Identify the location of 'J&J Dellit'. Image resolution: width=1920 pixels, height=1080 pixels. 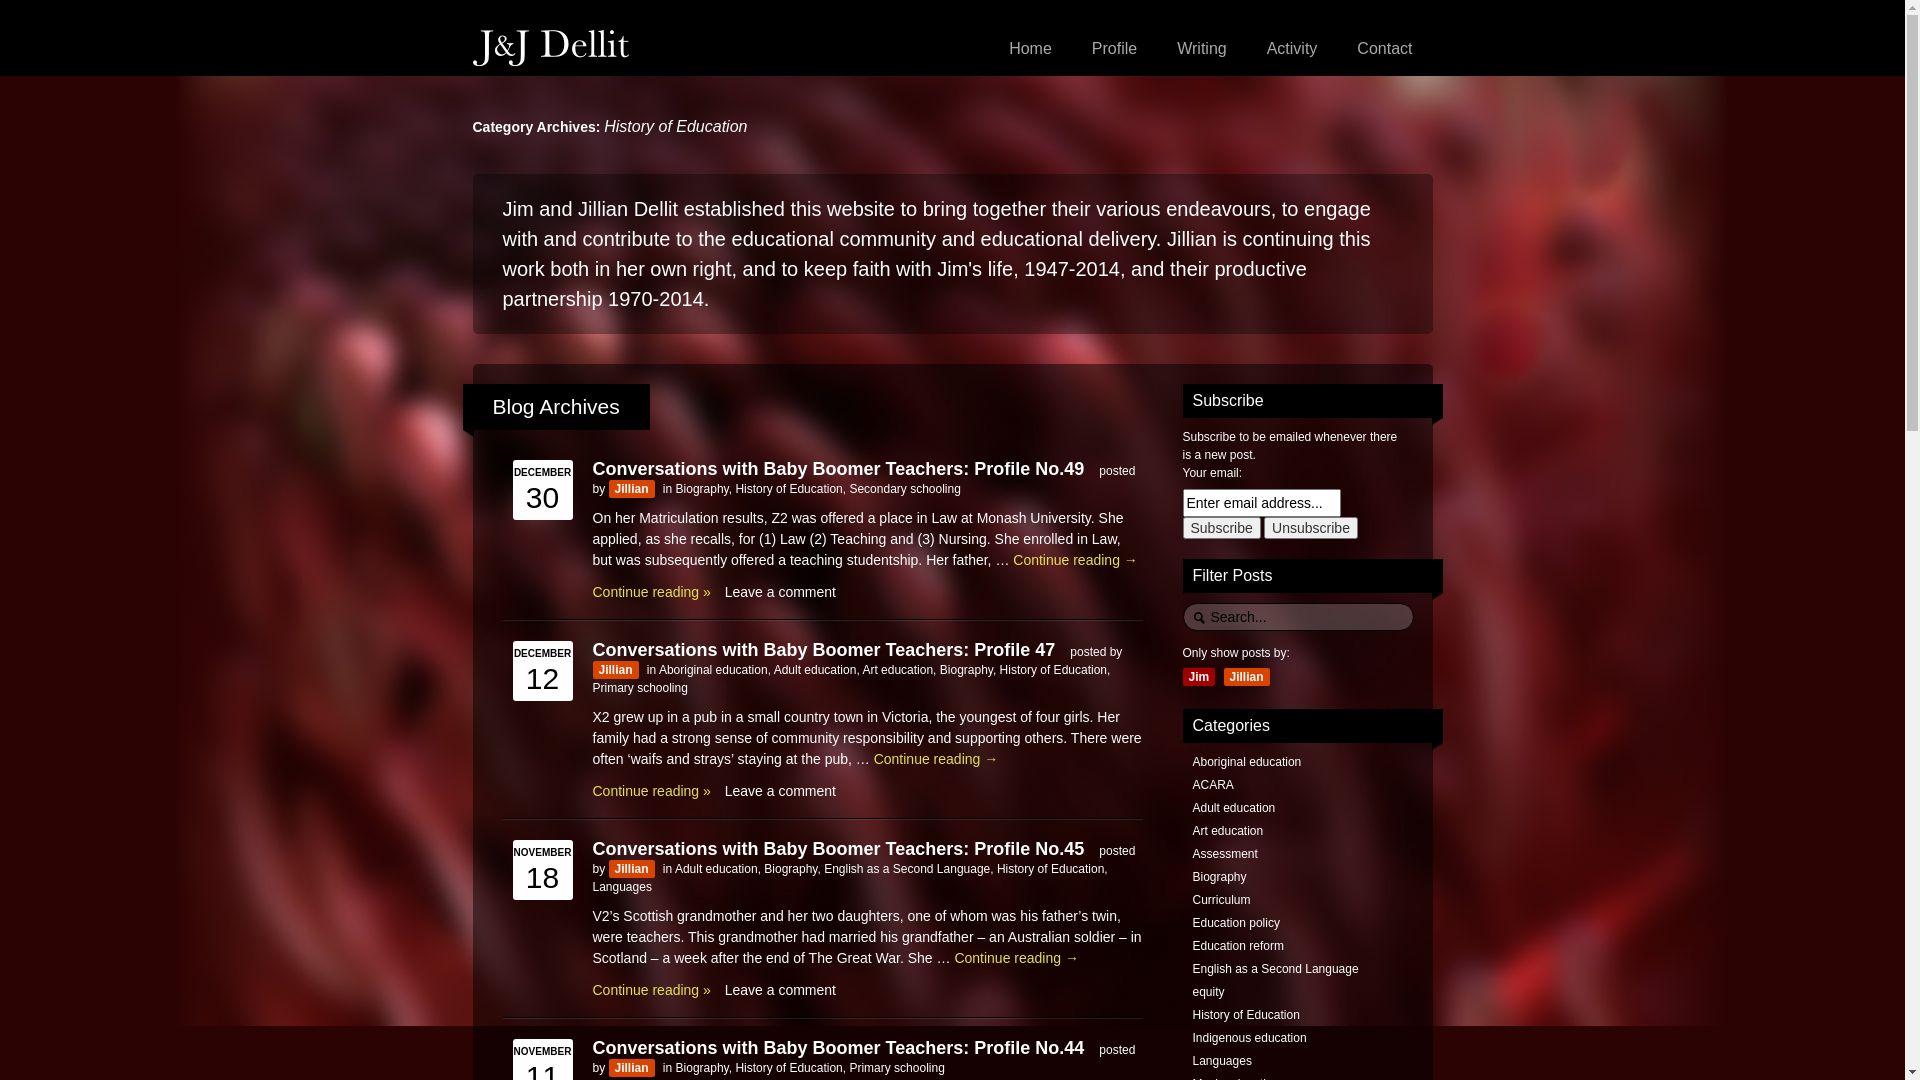
(550, 46).